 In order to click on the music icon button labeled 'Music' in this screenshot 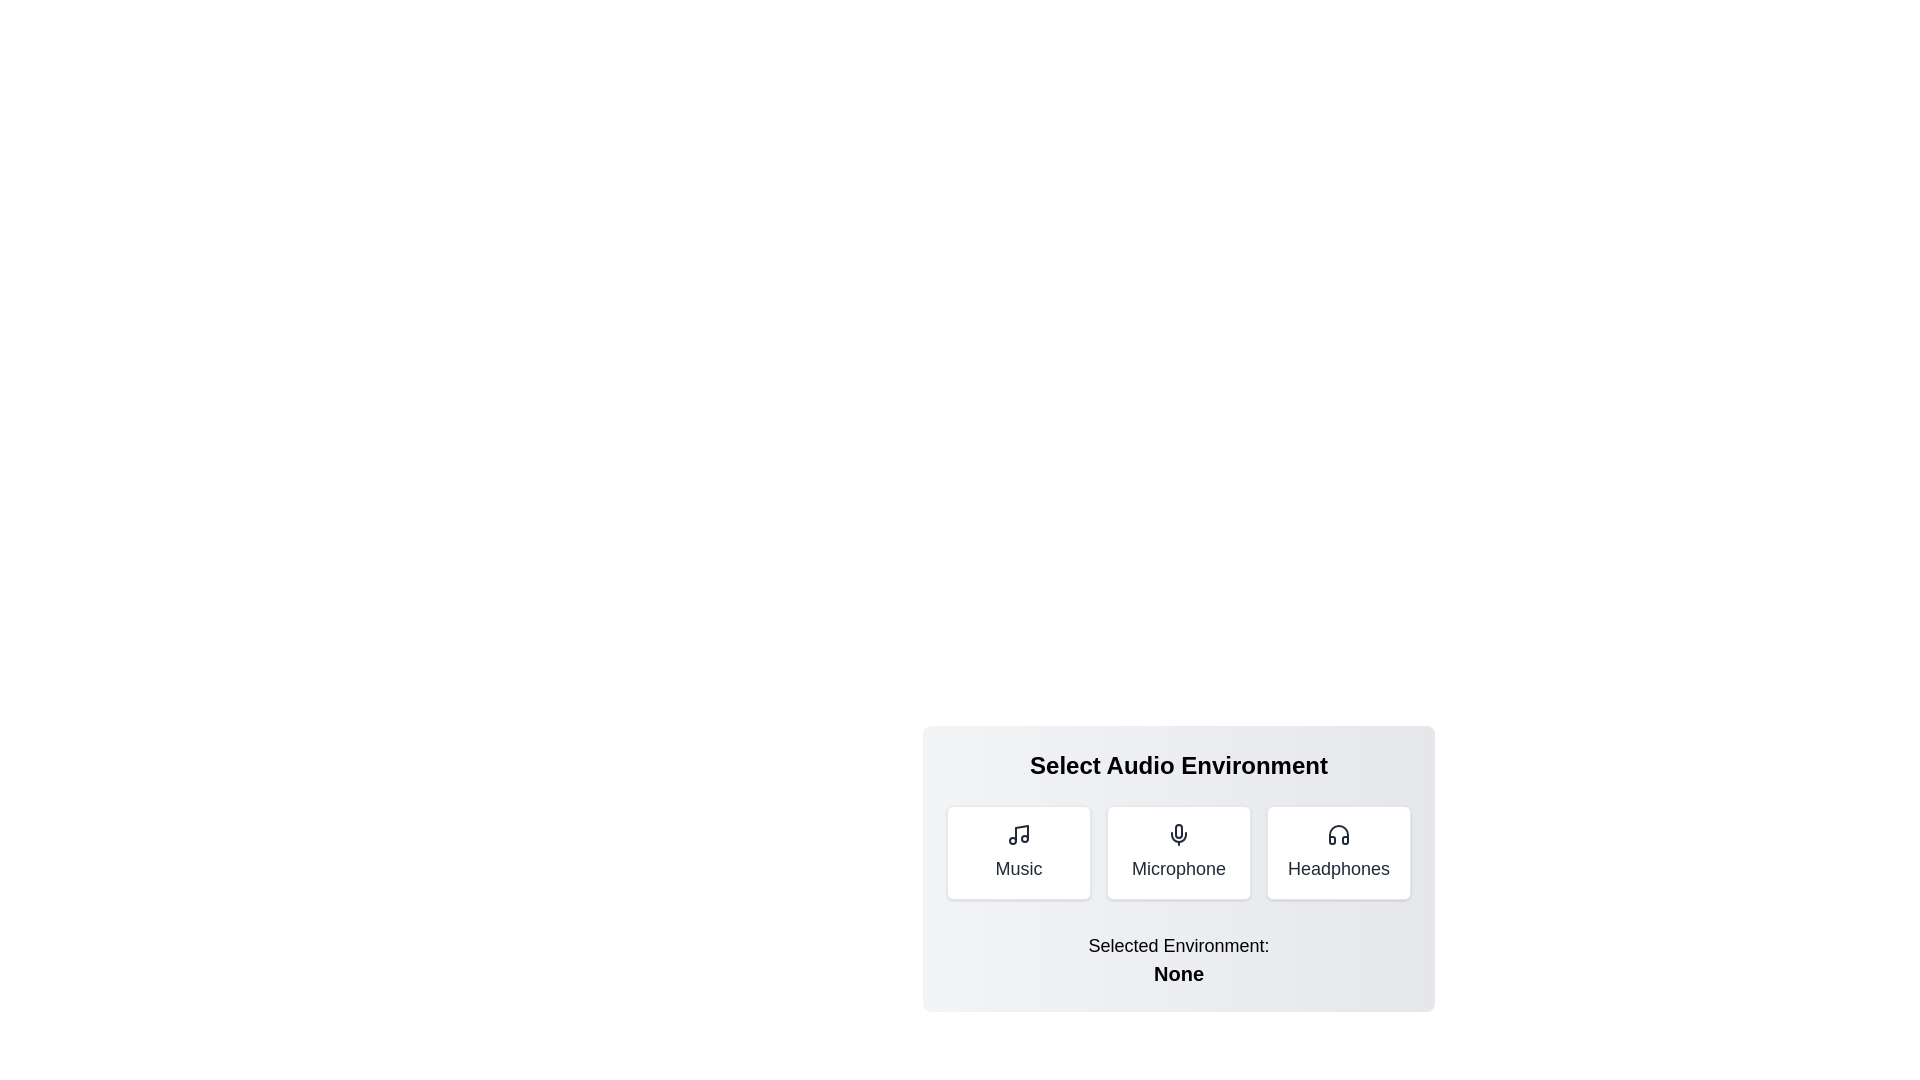, I will do `click(1018, 852)`.